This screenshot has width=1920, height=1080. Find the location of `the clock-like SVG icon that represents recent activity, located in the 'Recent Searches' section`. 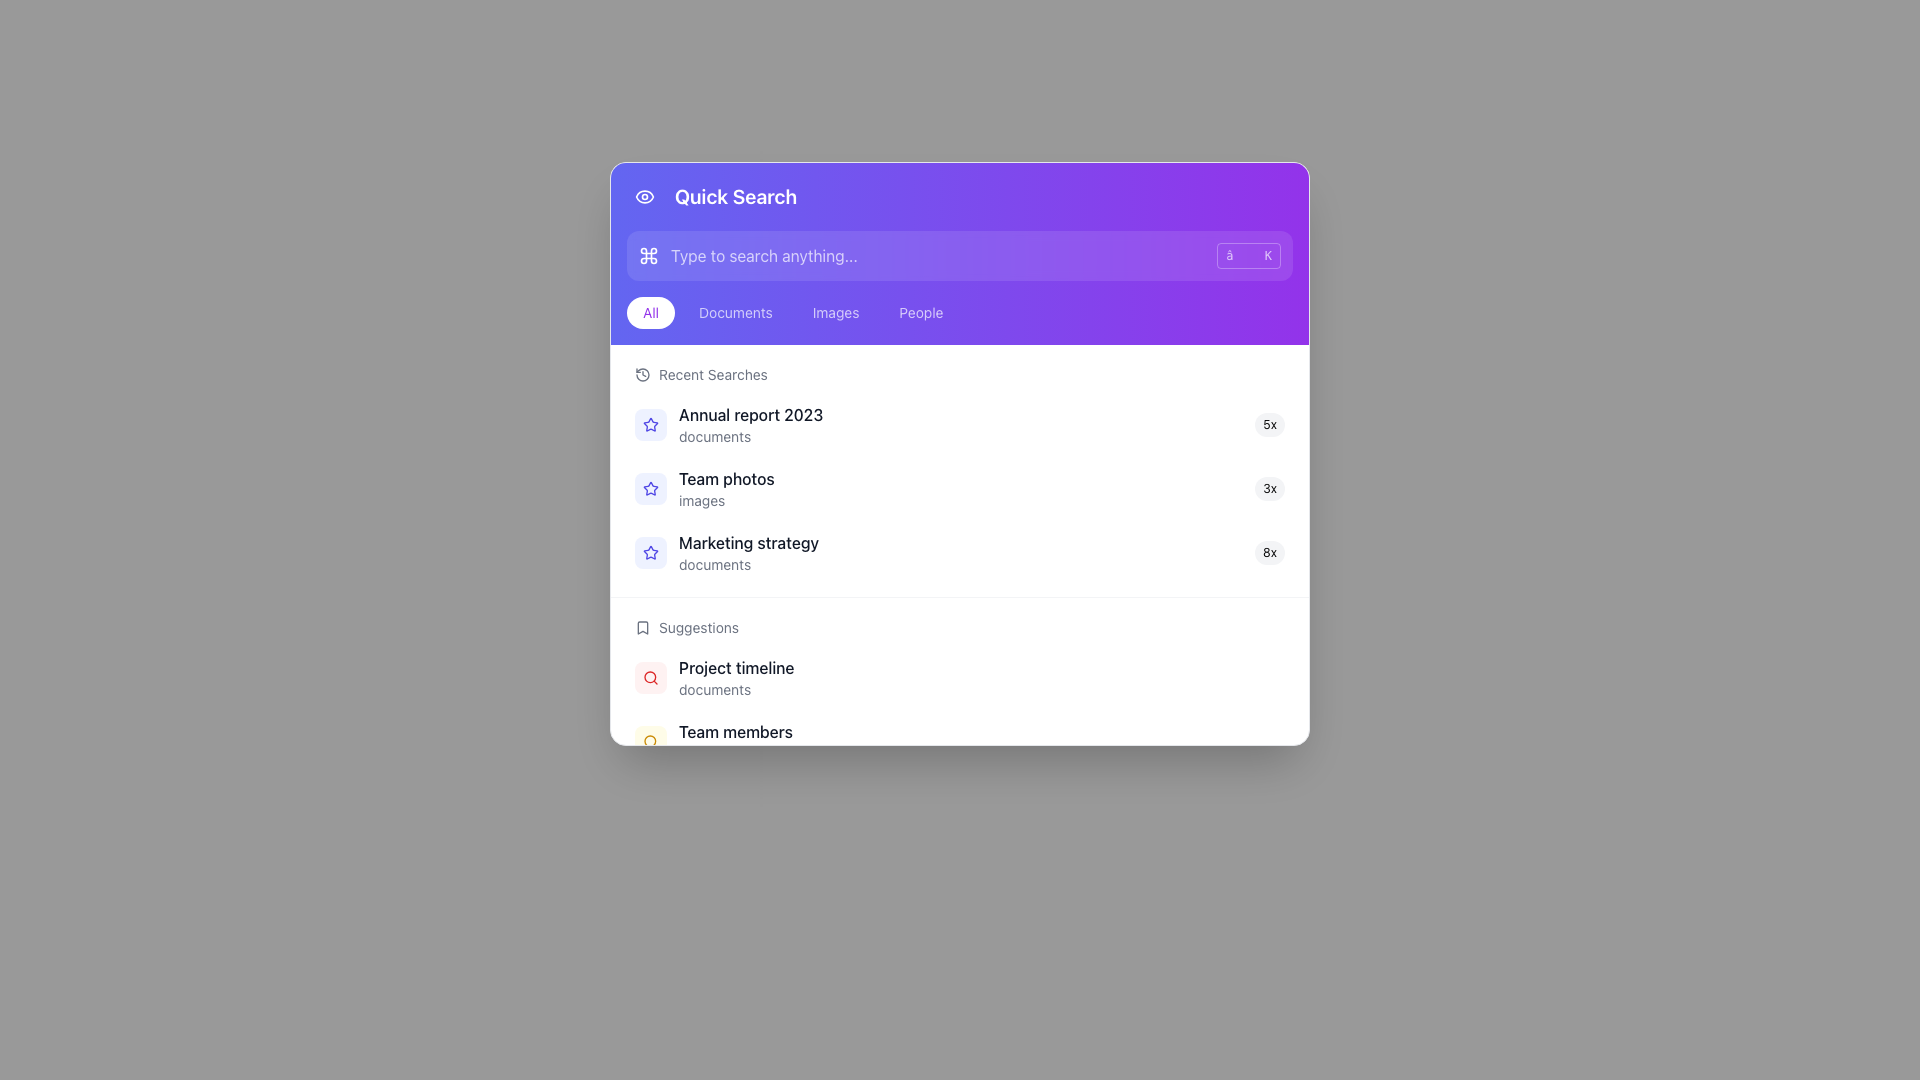

the clock-like SVG icon that represents recent activity, located in the 'Recent Searches' section is located at coordinates (643, 374).